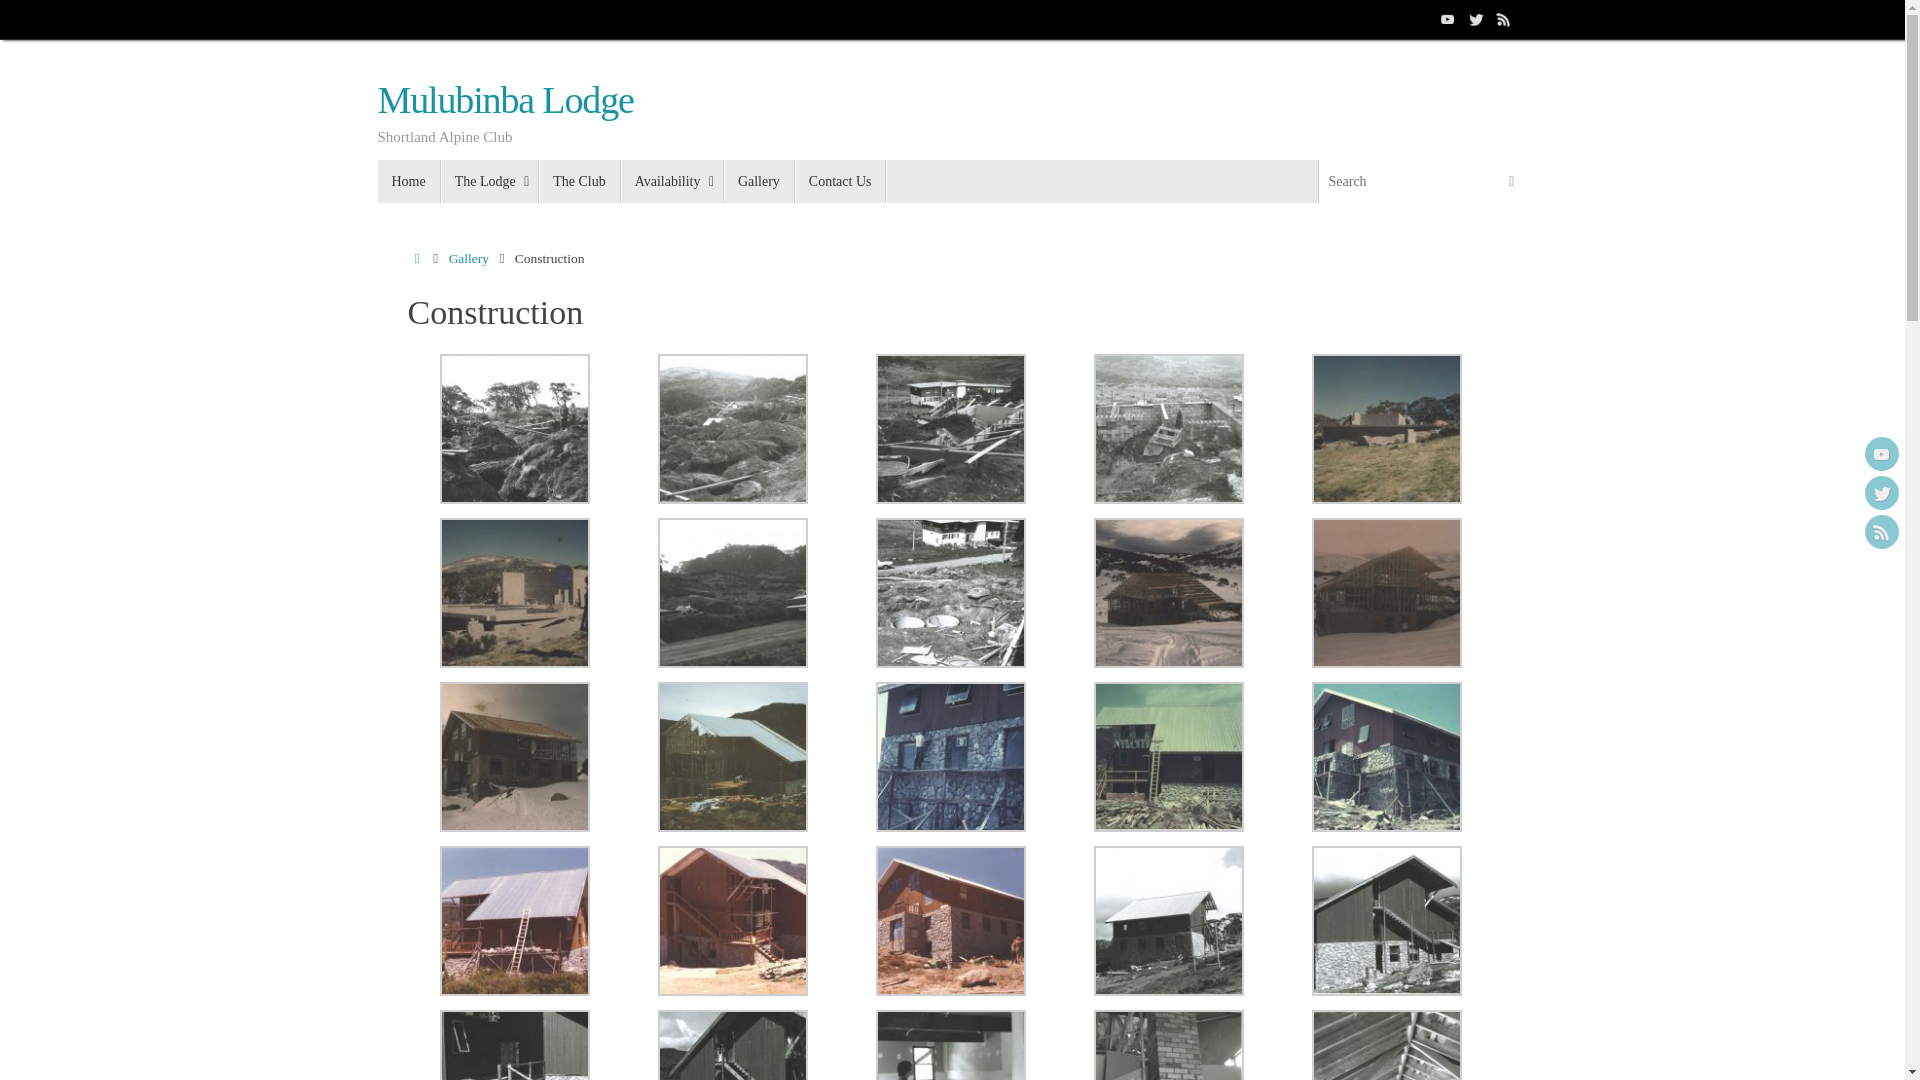 The height and width of the screenshot is (1080, 1920). Describe the element at coordinates (505, 100) in the screenshot. I see `'Mulubinba Lodge'` at that location.